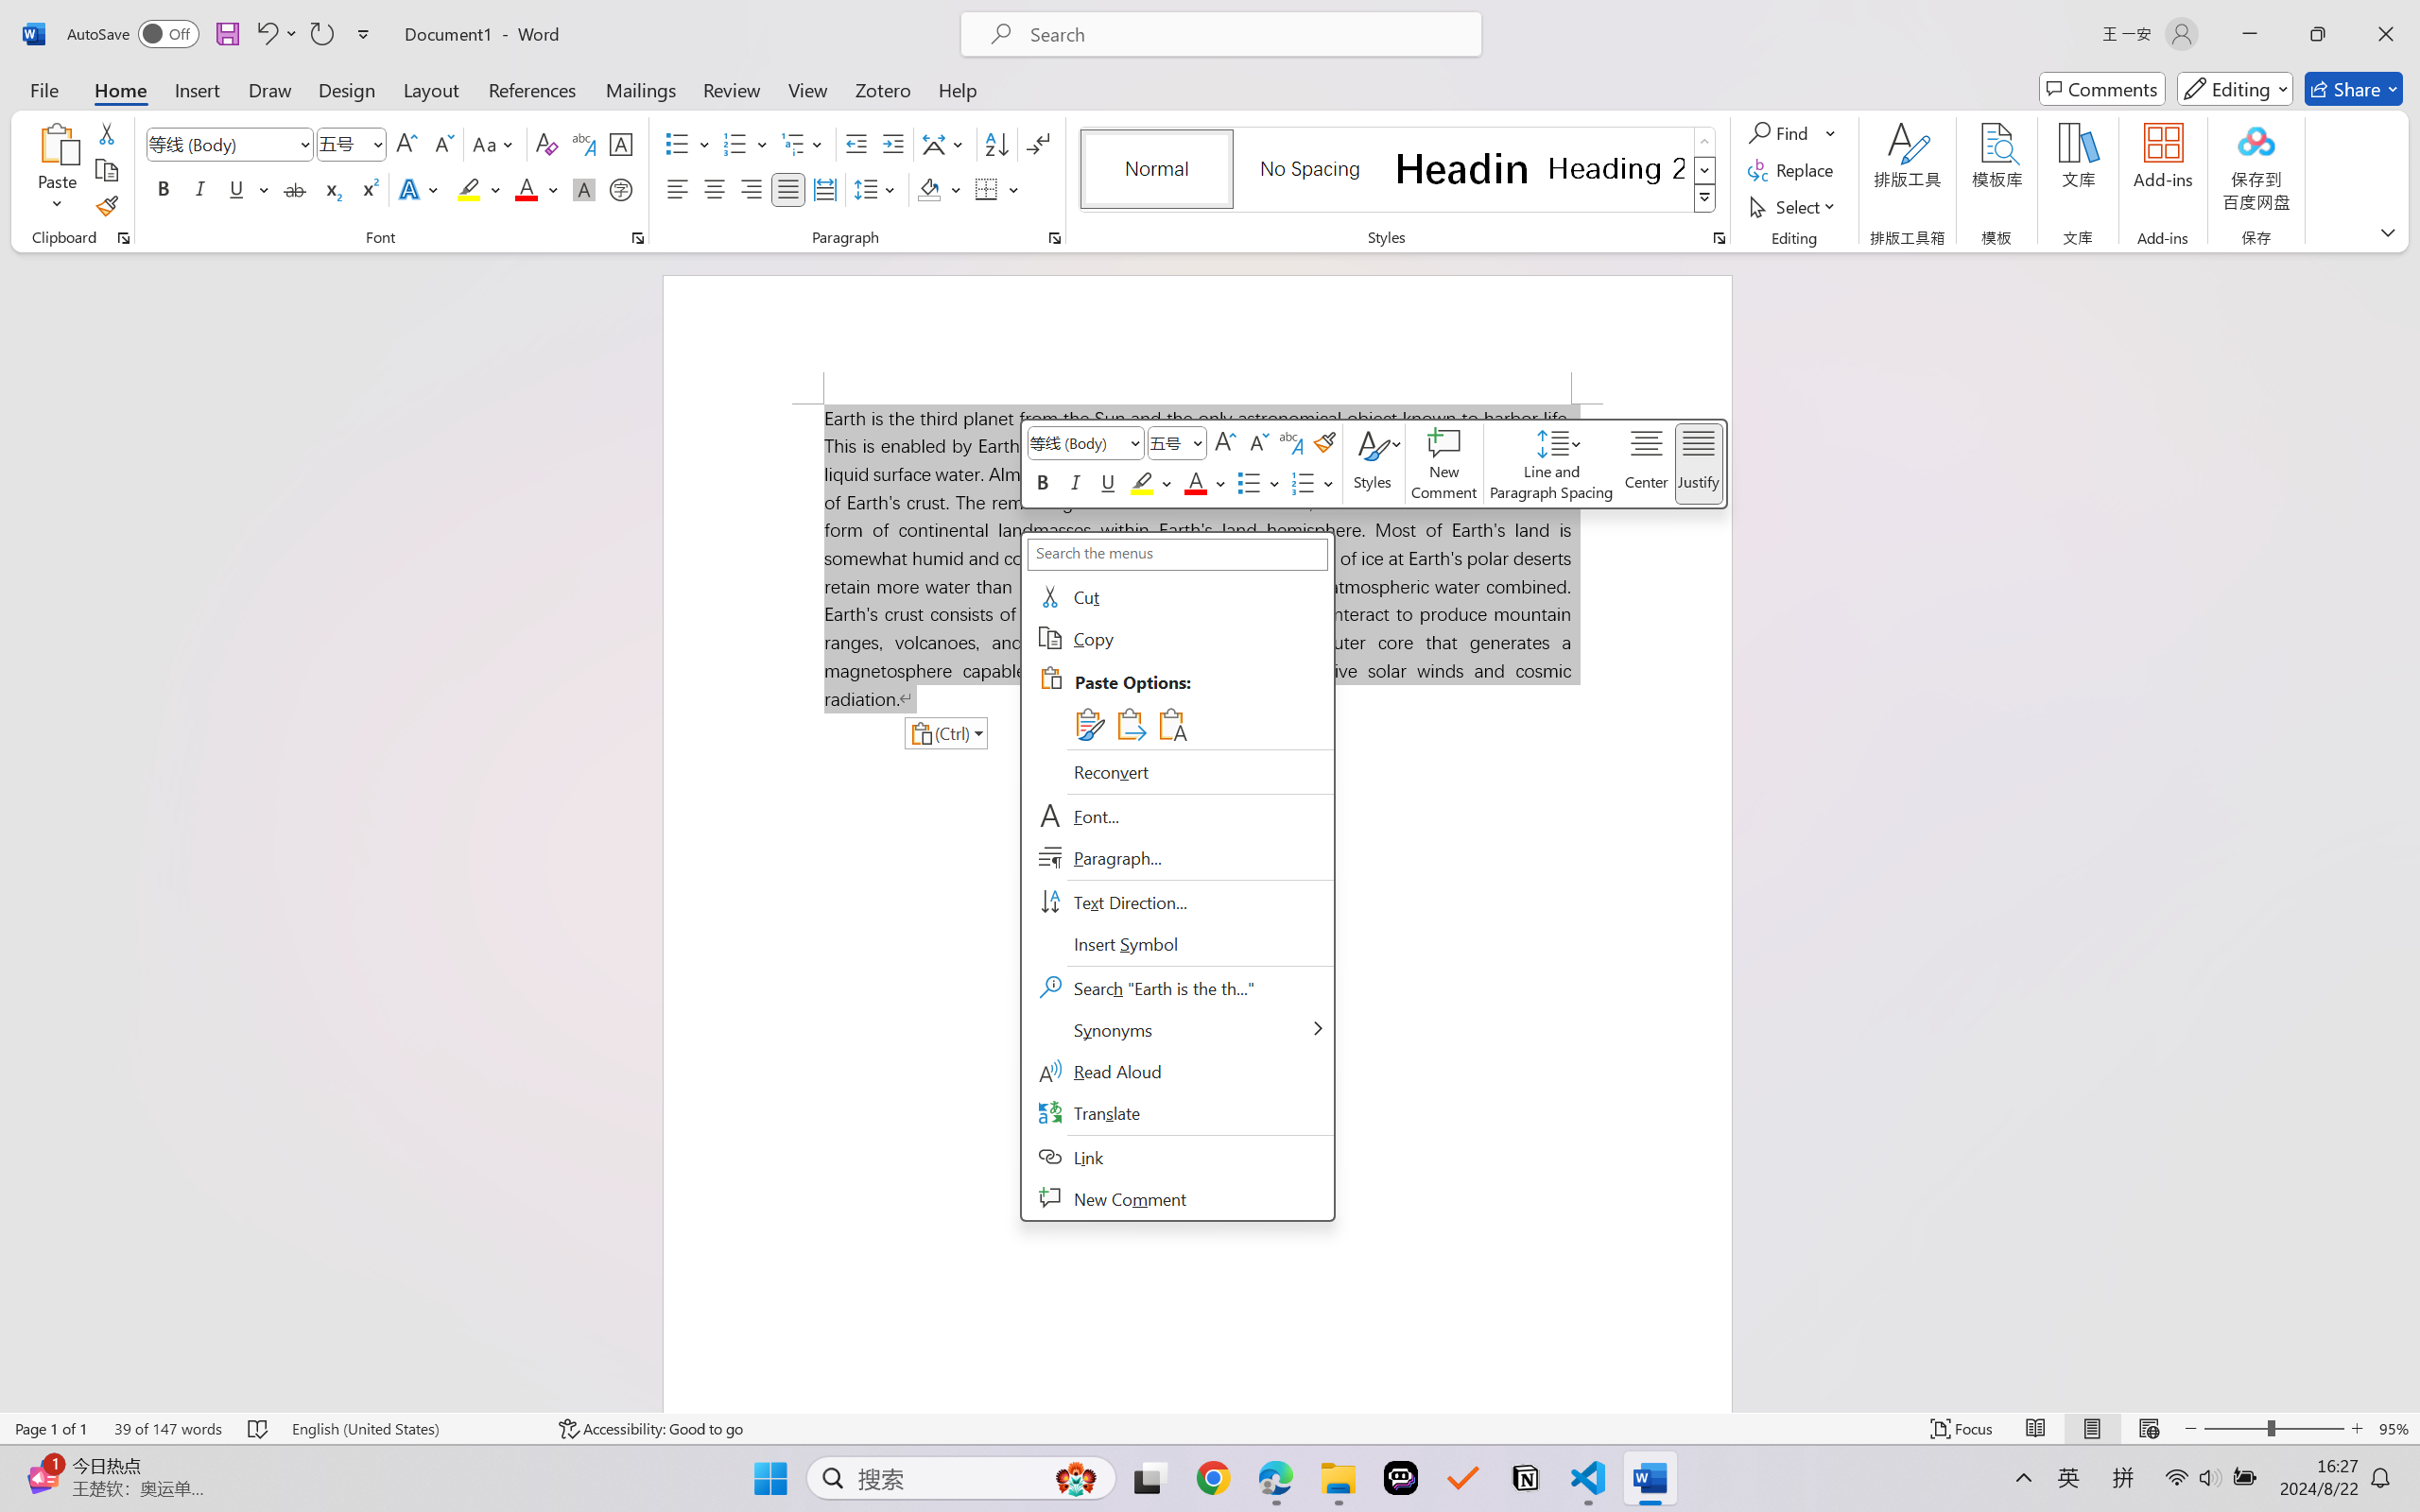 The width and height of the screenshot is (2420, 1512). What do you see at coordinates (856, 144) in the screenshot?
I see `'Decrease Indent'` at bounding box center [856, 144].